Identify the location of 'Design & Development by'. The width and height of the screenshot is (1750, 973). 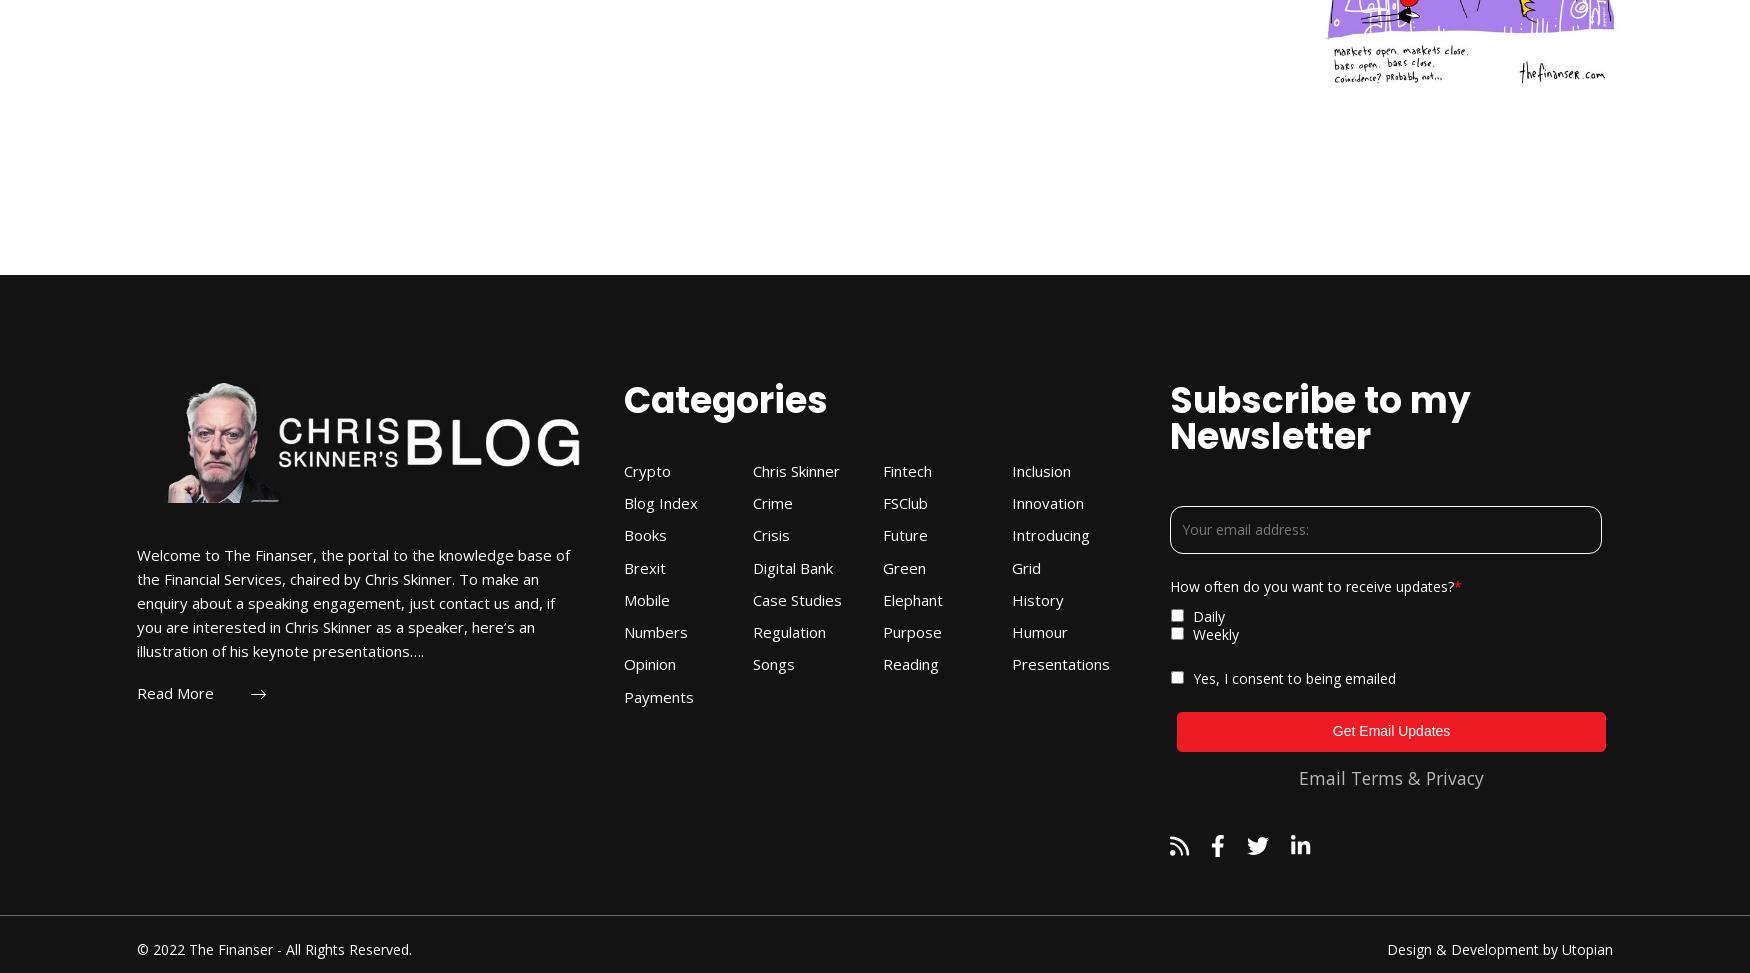
(1386, 947).